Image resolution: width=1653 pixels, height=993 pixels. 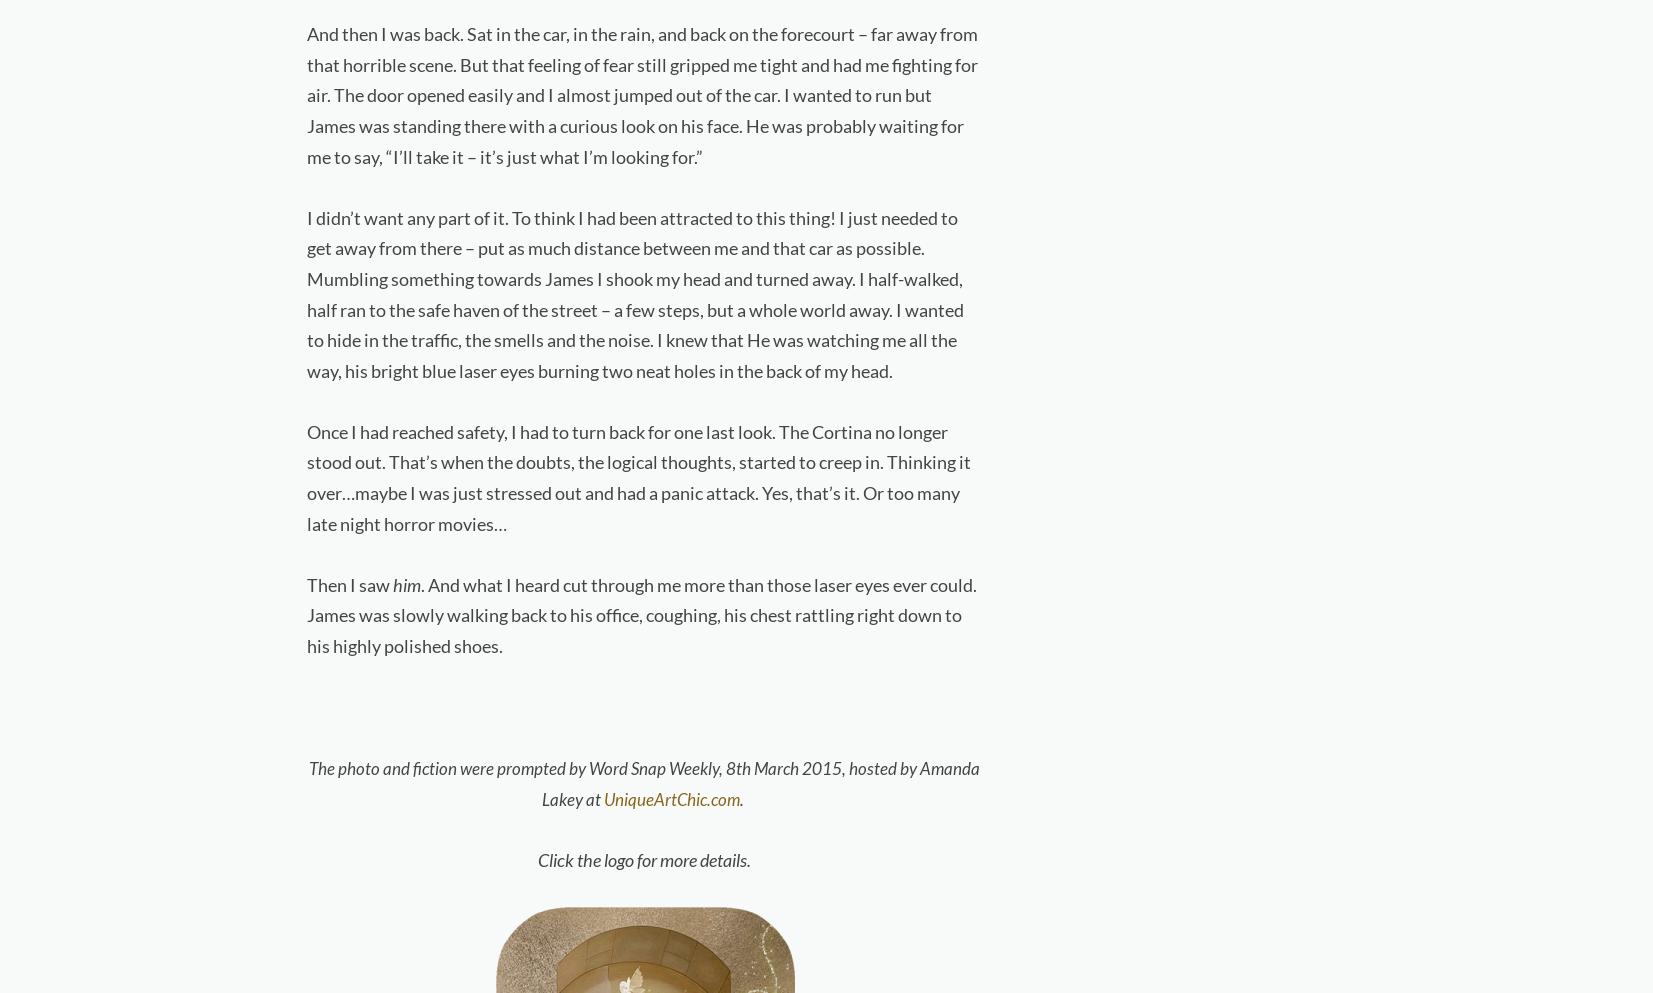 What do you see at coordinates (643, 859) in the screenshot?
I see `'Click the logo for more details.'` at bounding box center [643, 859].